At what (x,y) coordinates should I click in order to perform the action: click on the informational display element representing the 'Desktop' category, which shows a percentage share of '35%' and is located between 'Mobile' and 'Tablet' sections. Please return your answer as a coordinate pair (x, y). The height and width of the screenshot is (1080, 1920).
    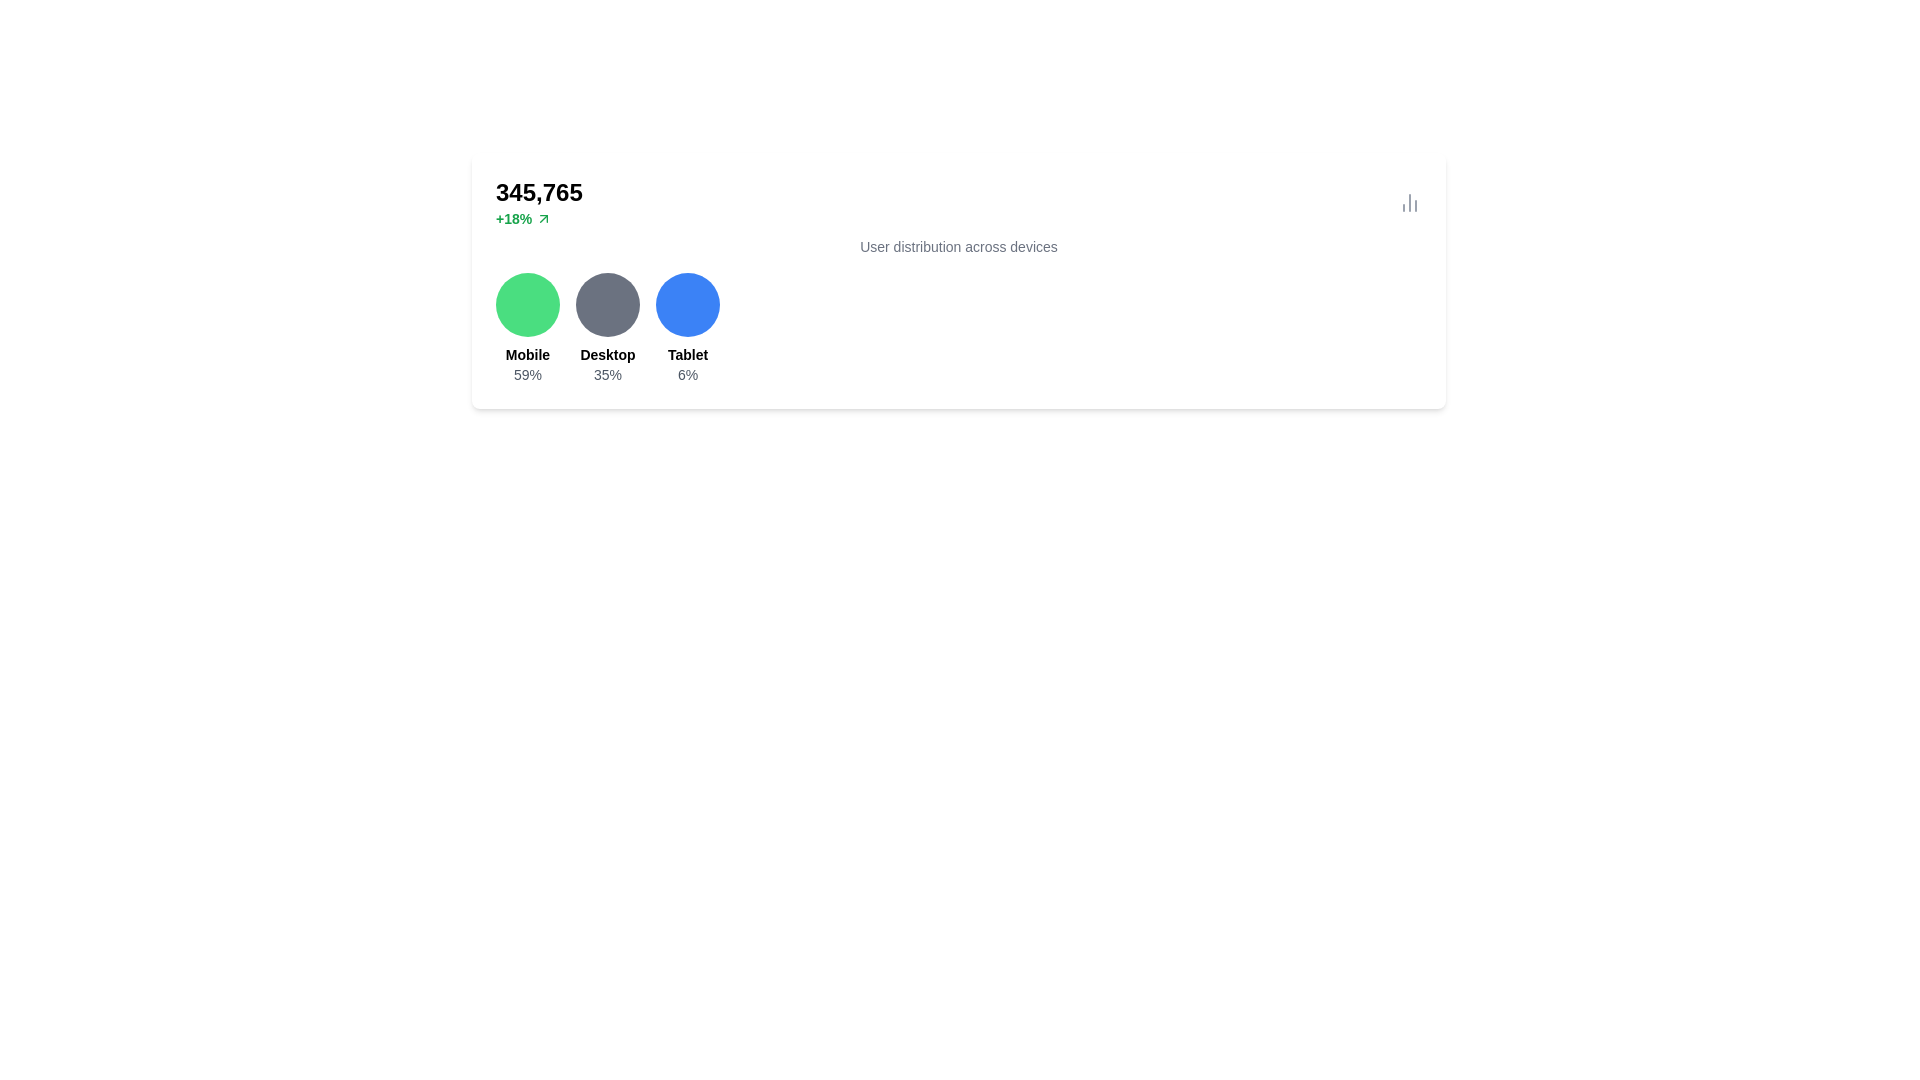
    Looking at the image, I should click on (607, 327).